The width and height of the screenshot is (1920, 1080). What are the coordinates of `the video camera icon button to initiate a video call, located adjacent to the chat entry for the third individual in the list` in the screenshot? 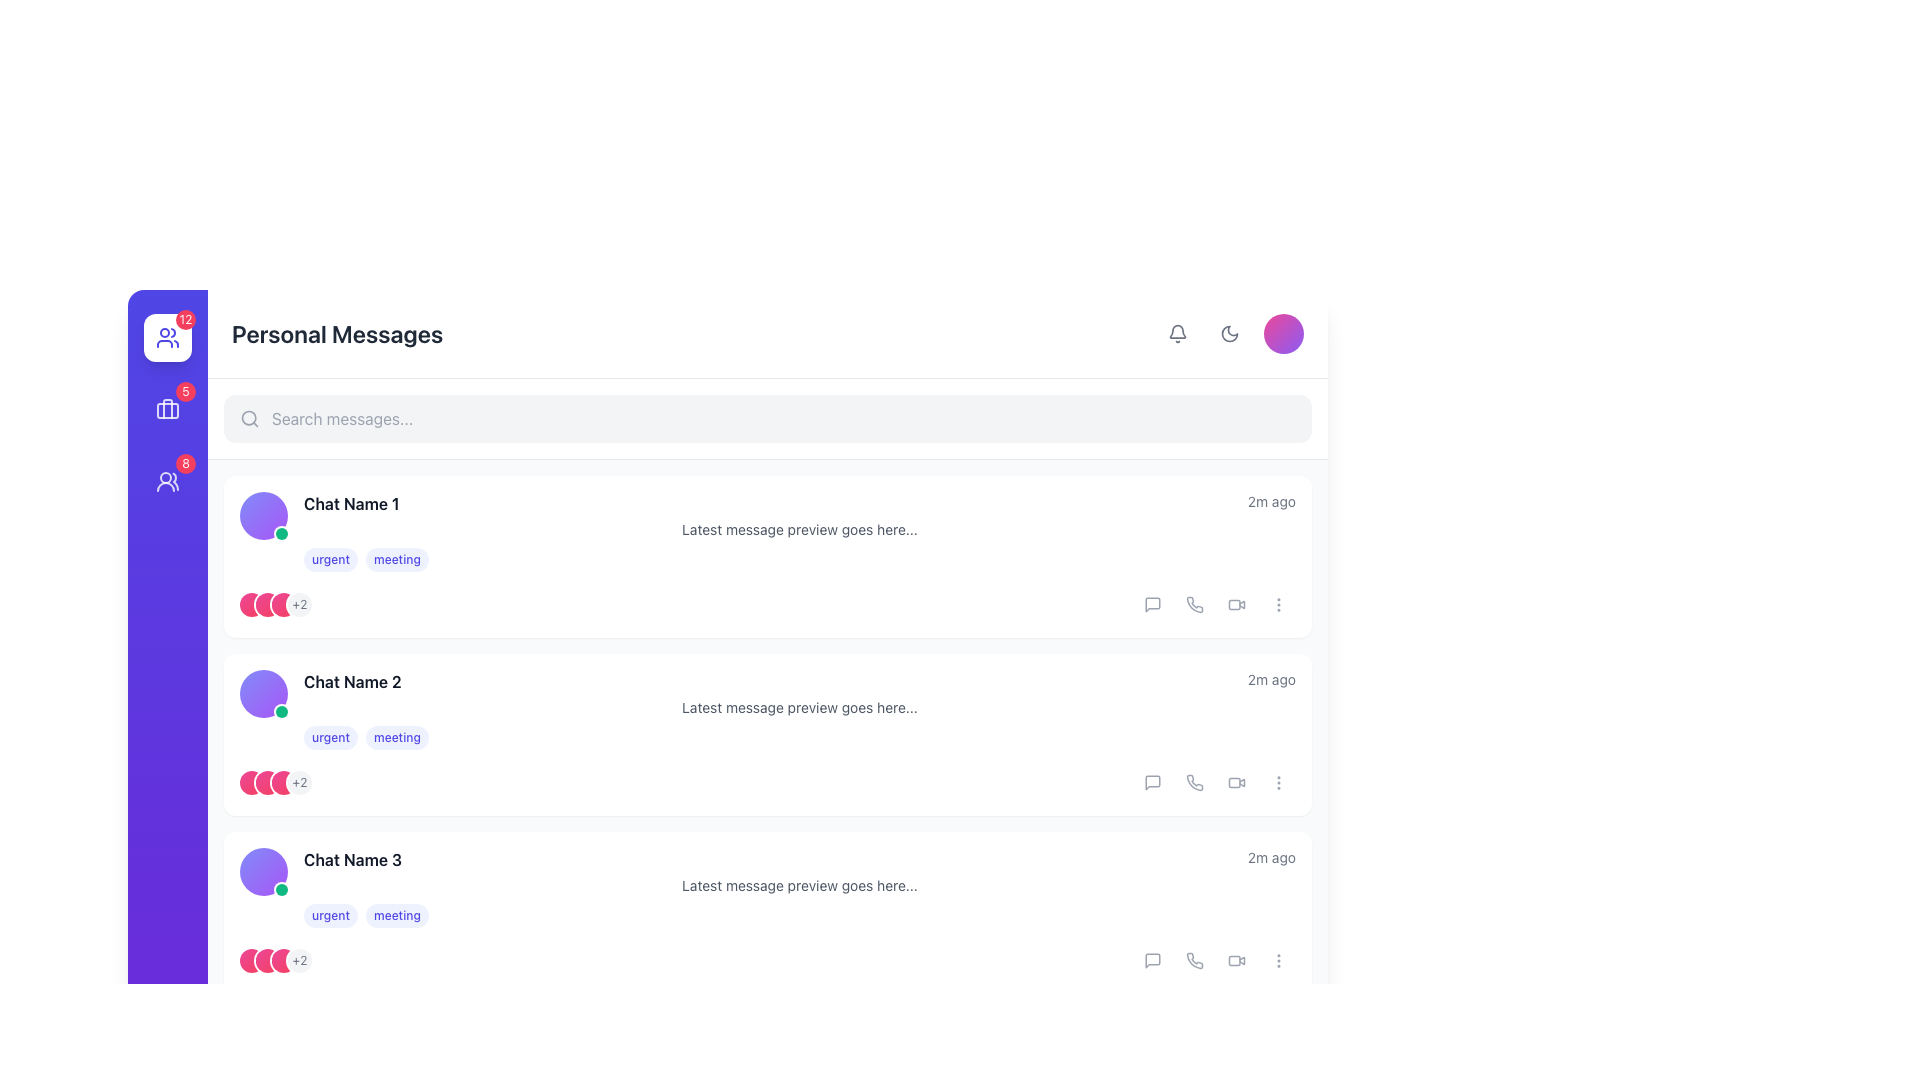 It's located at (1236, 959).